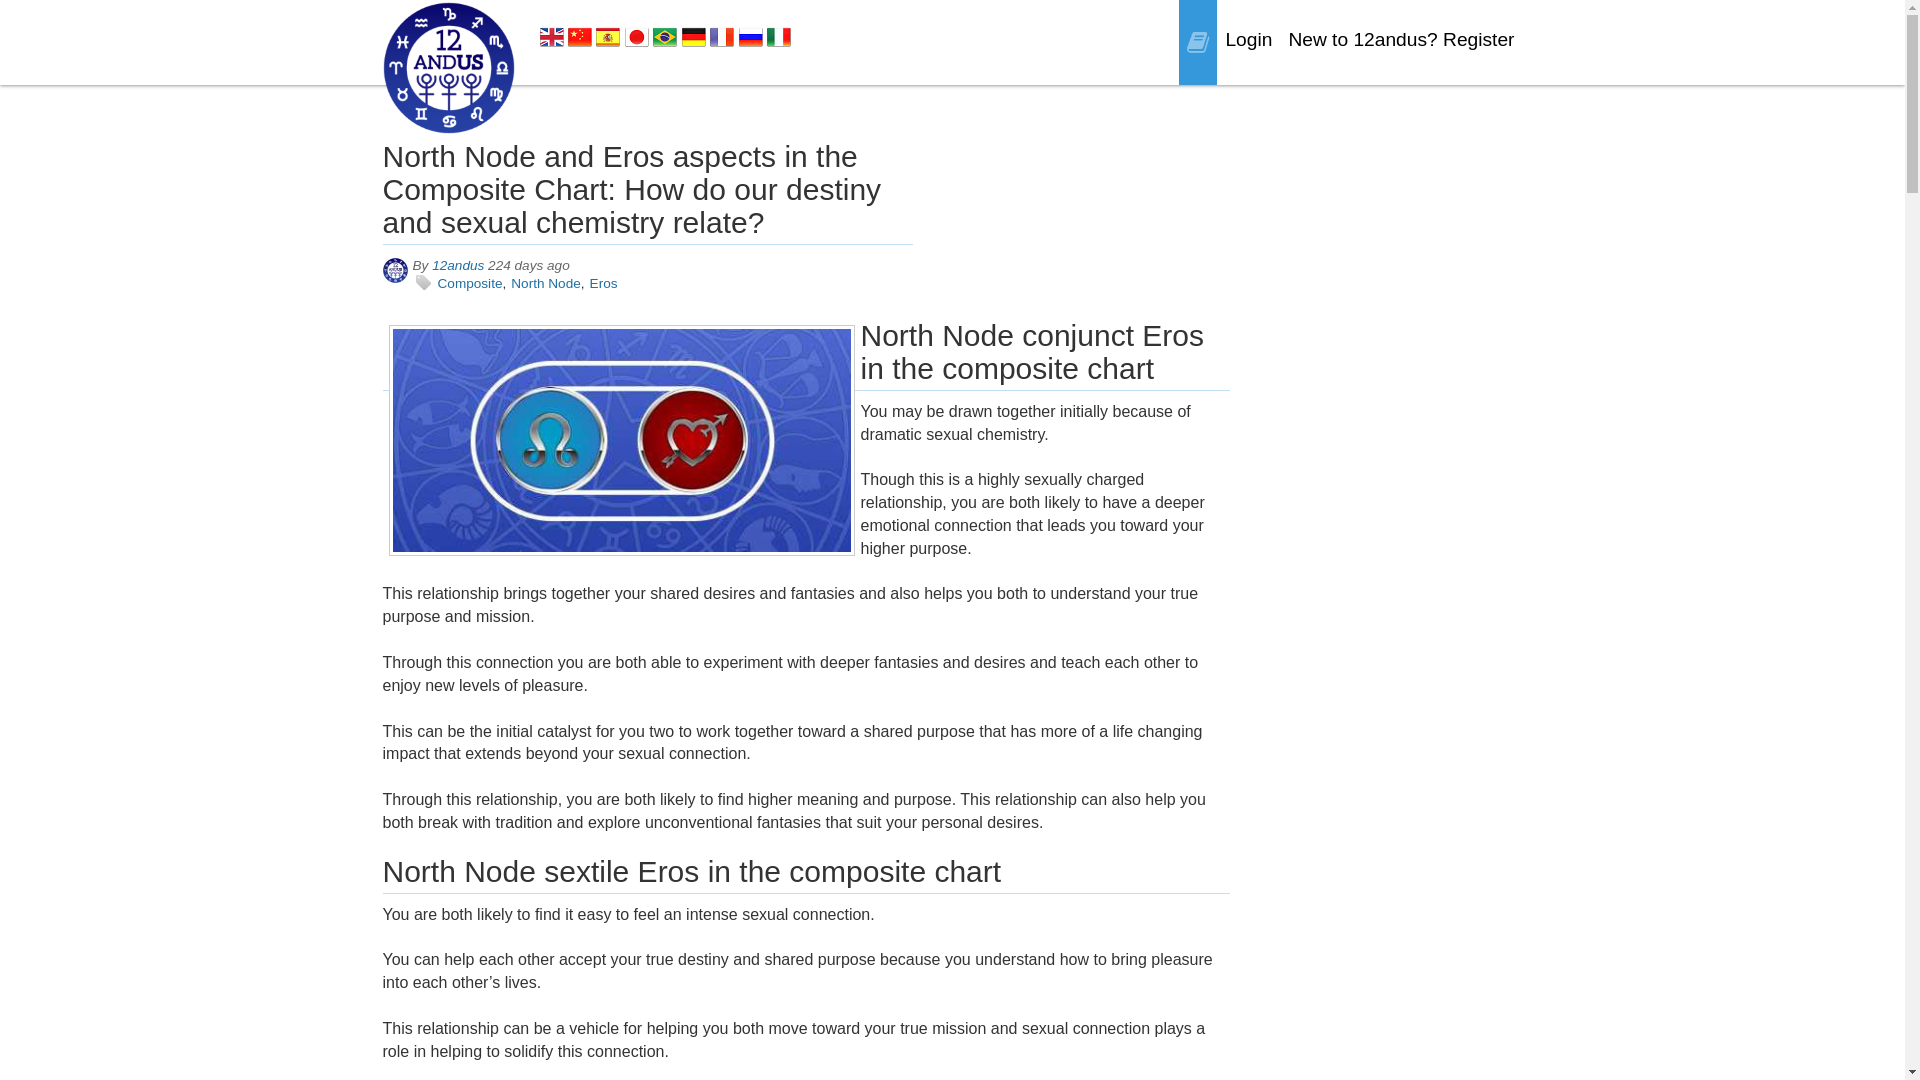 The image size is (1920, 1080). What do you see at coordinates (665, 35) in the screenshot?
I see `'Brazilian Portuguese'` at bounding box center [665, 35].